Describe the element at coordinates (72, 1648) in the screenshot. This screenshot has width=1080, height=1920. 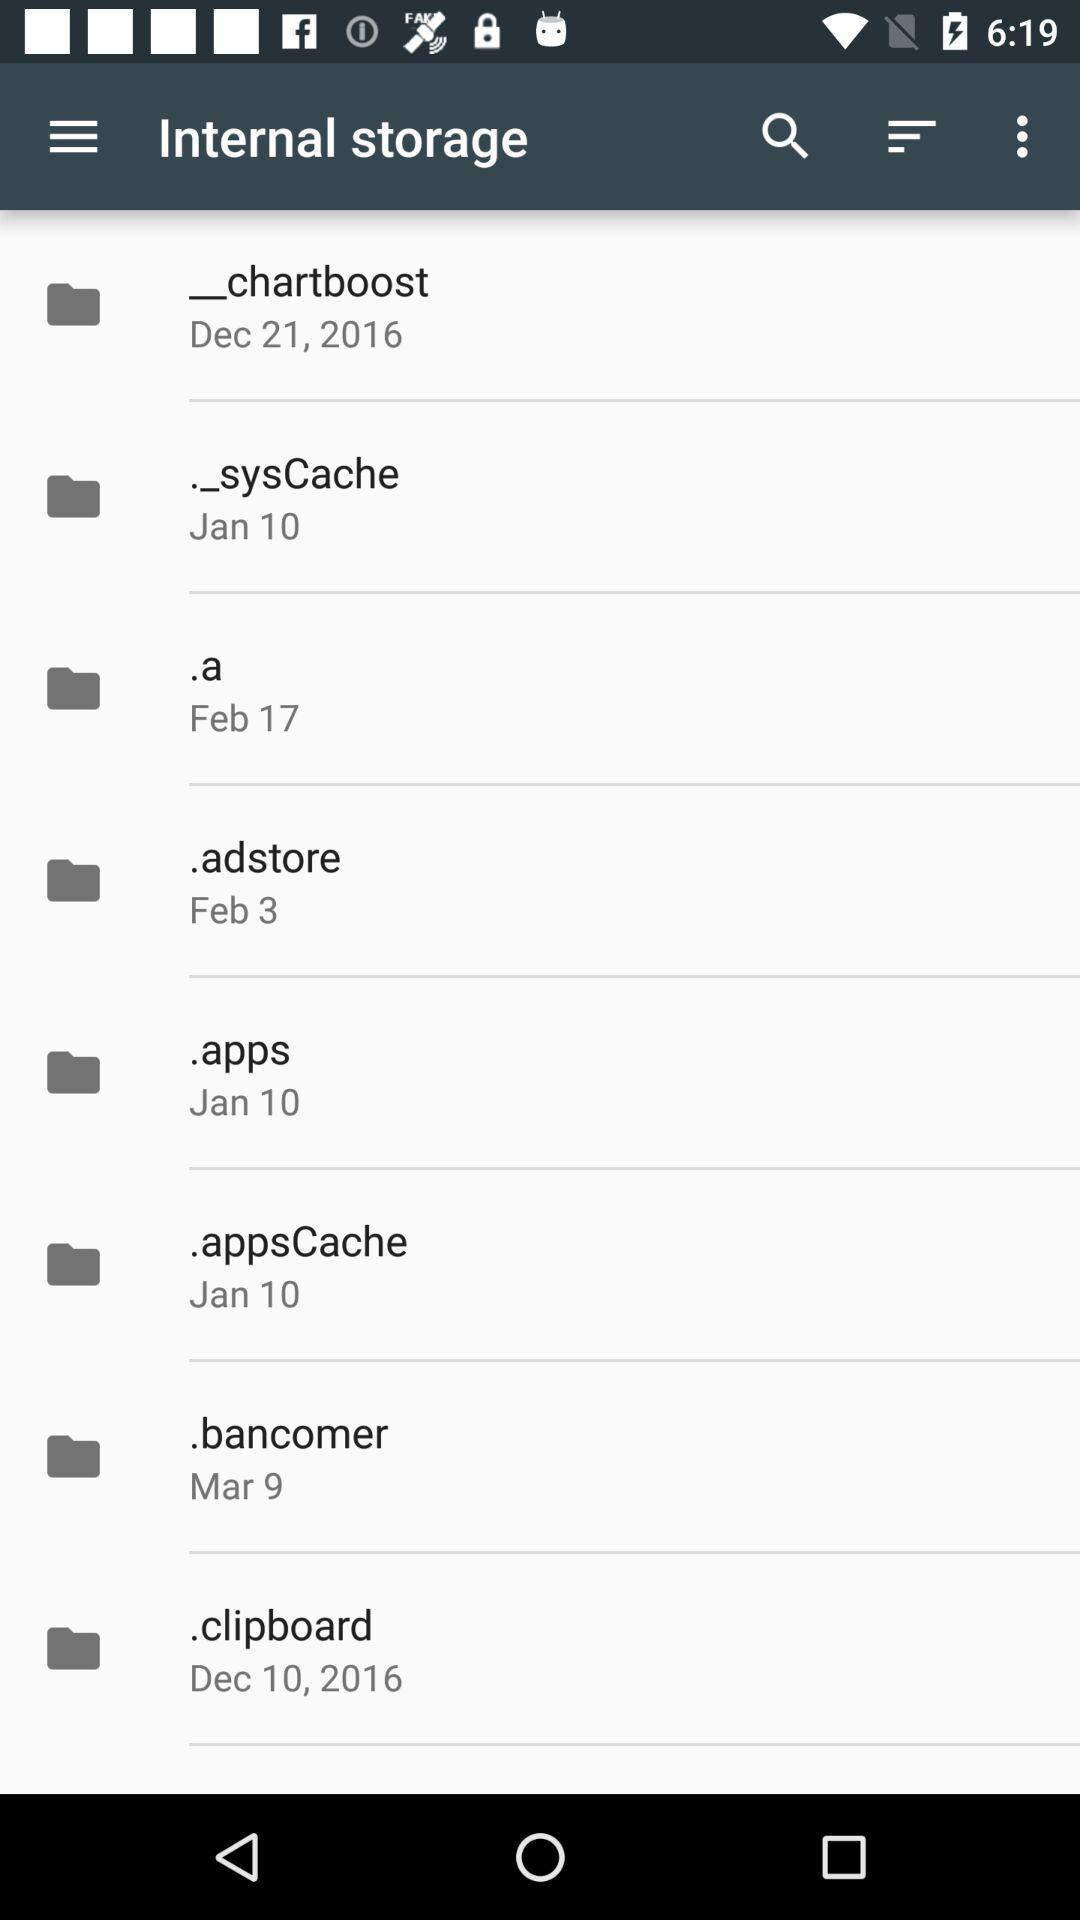
I see `the icon which is left to the bottom of the page` at that location.